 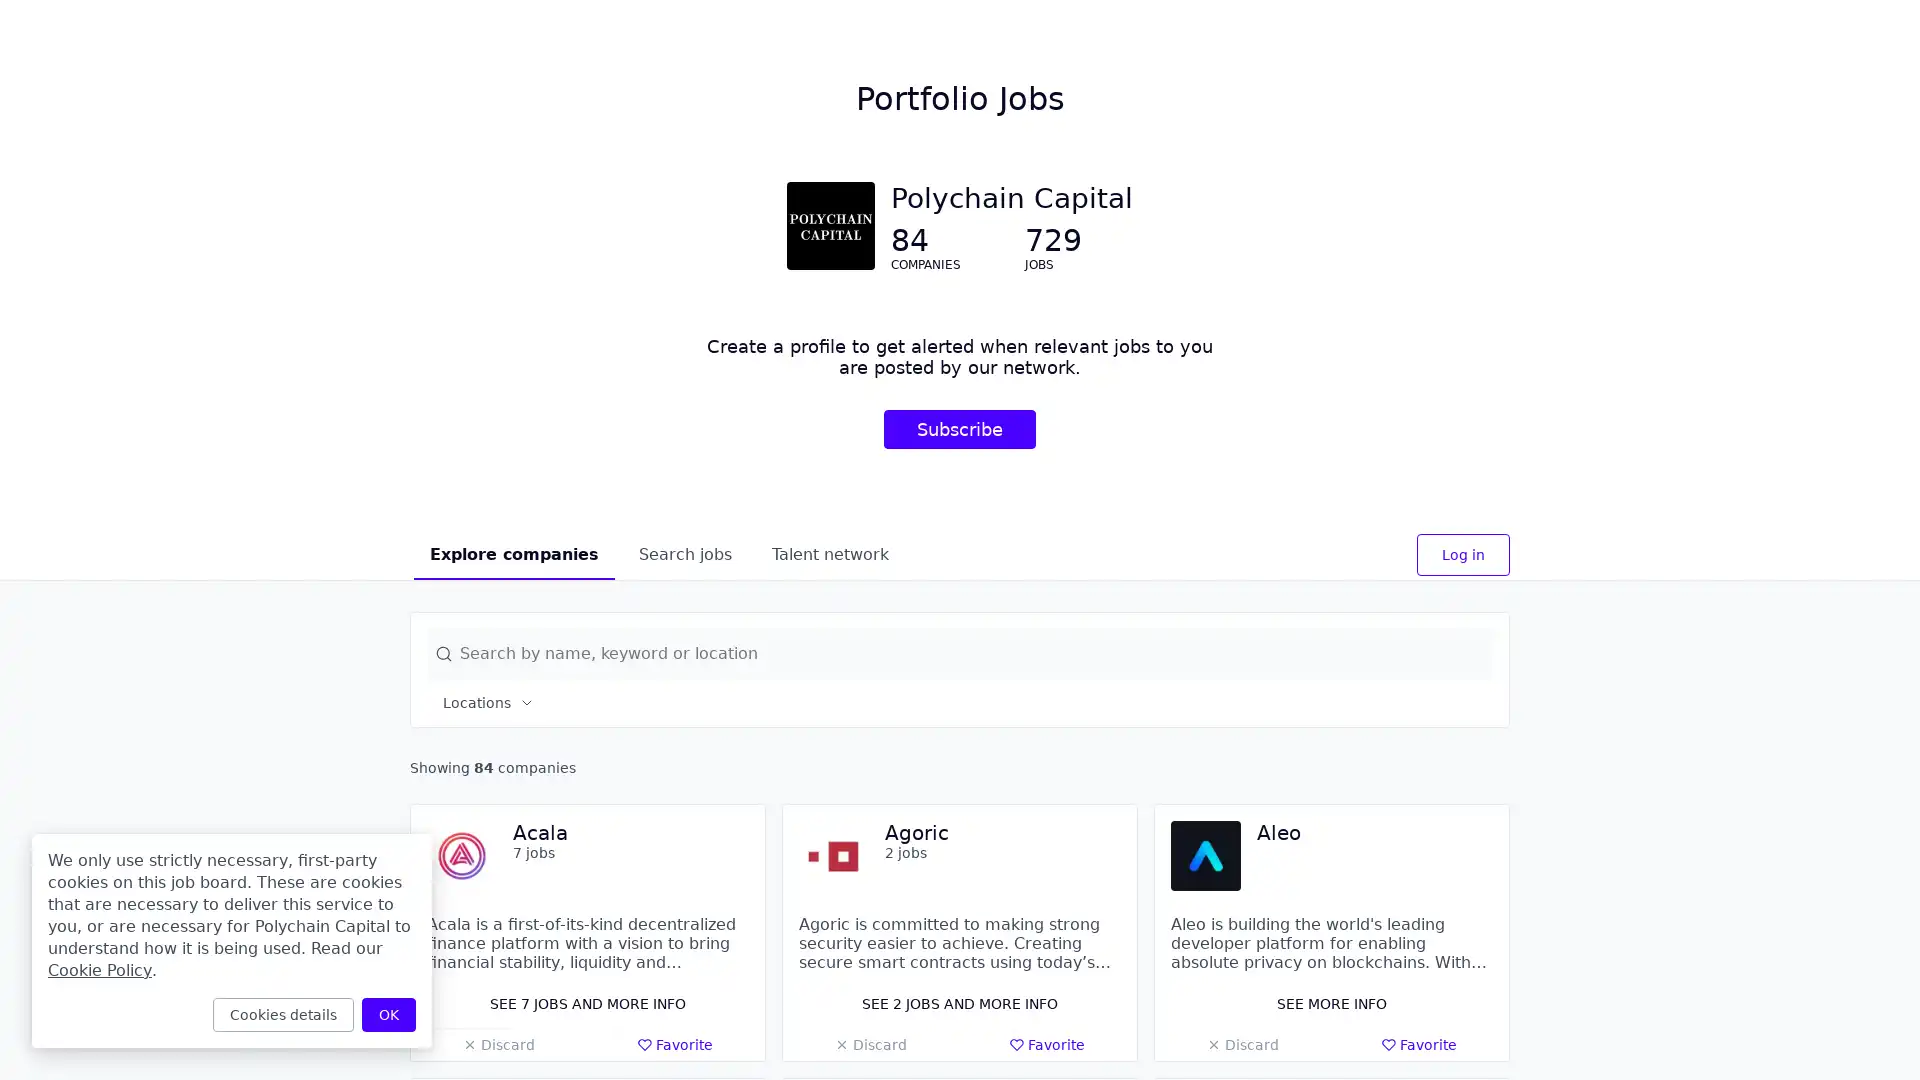 What do you see at coordinates (388, 1014) in the screenshot?
I see `OK` at bounding box center [388, 1014].